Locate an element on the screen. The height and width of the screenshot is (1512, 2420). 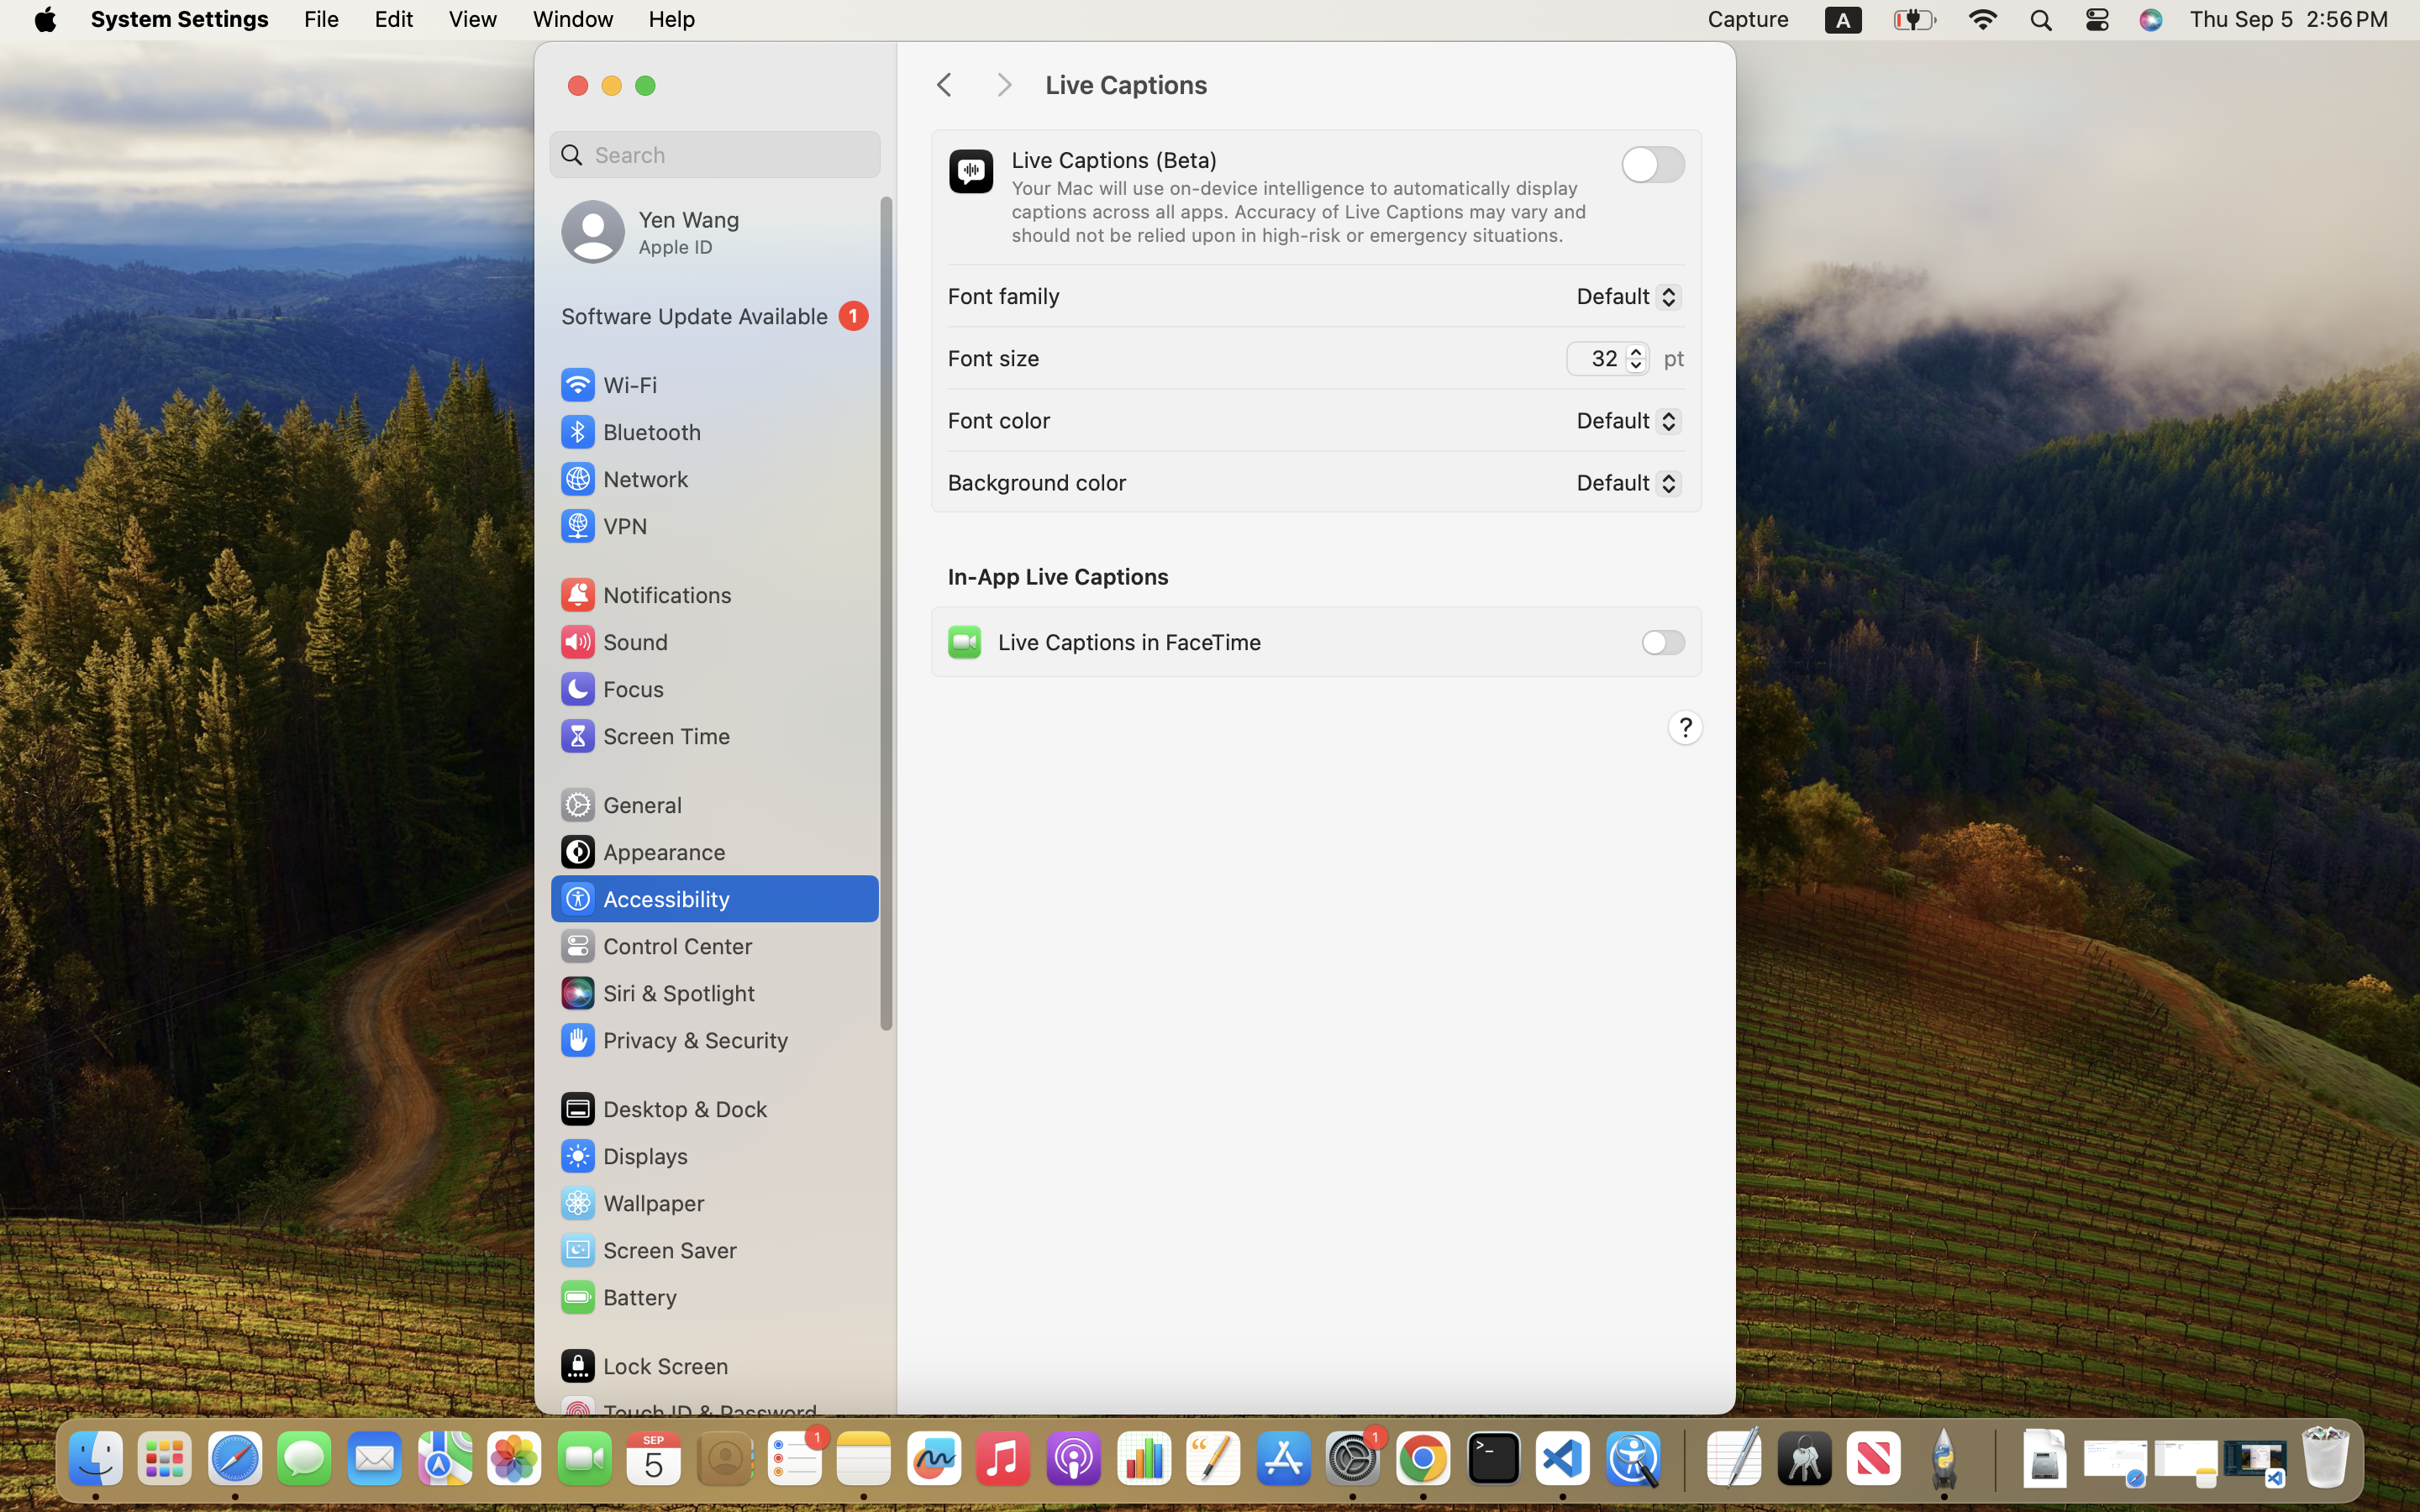
'Wallpaper' is located at coordinates (630, 1203).